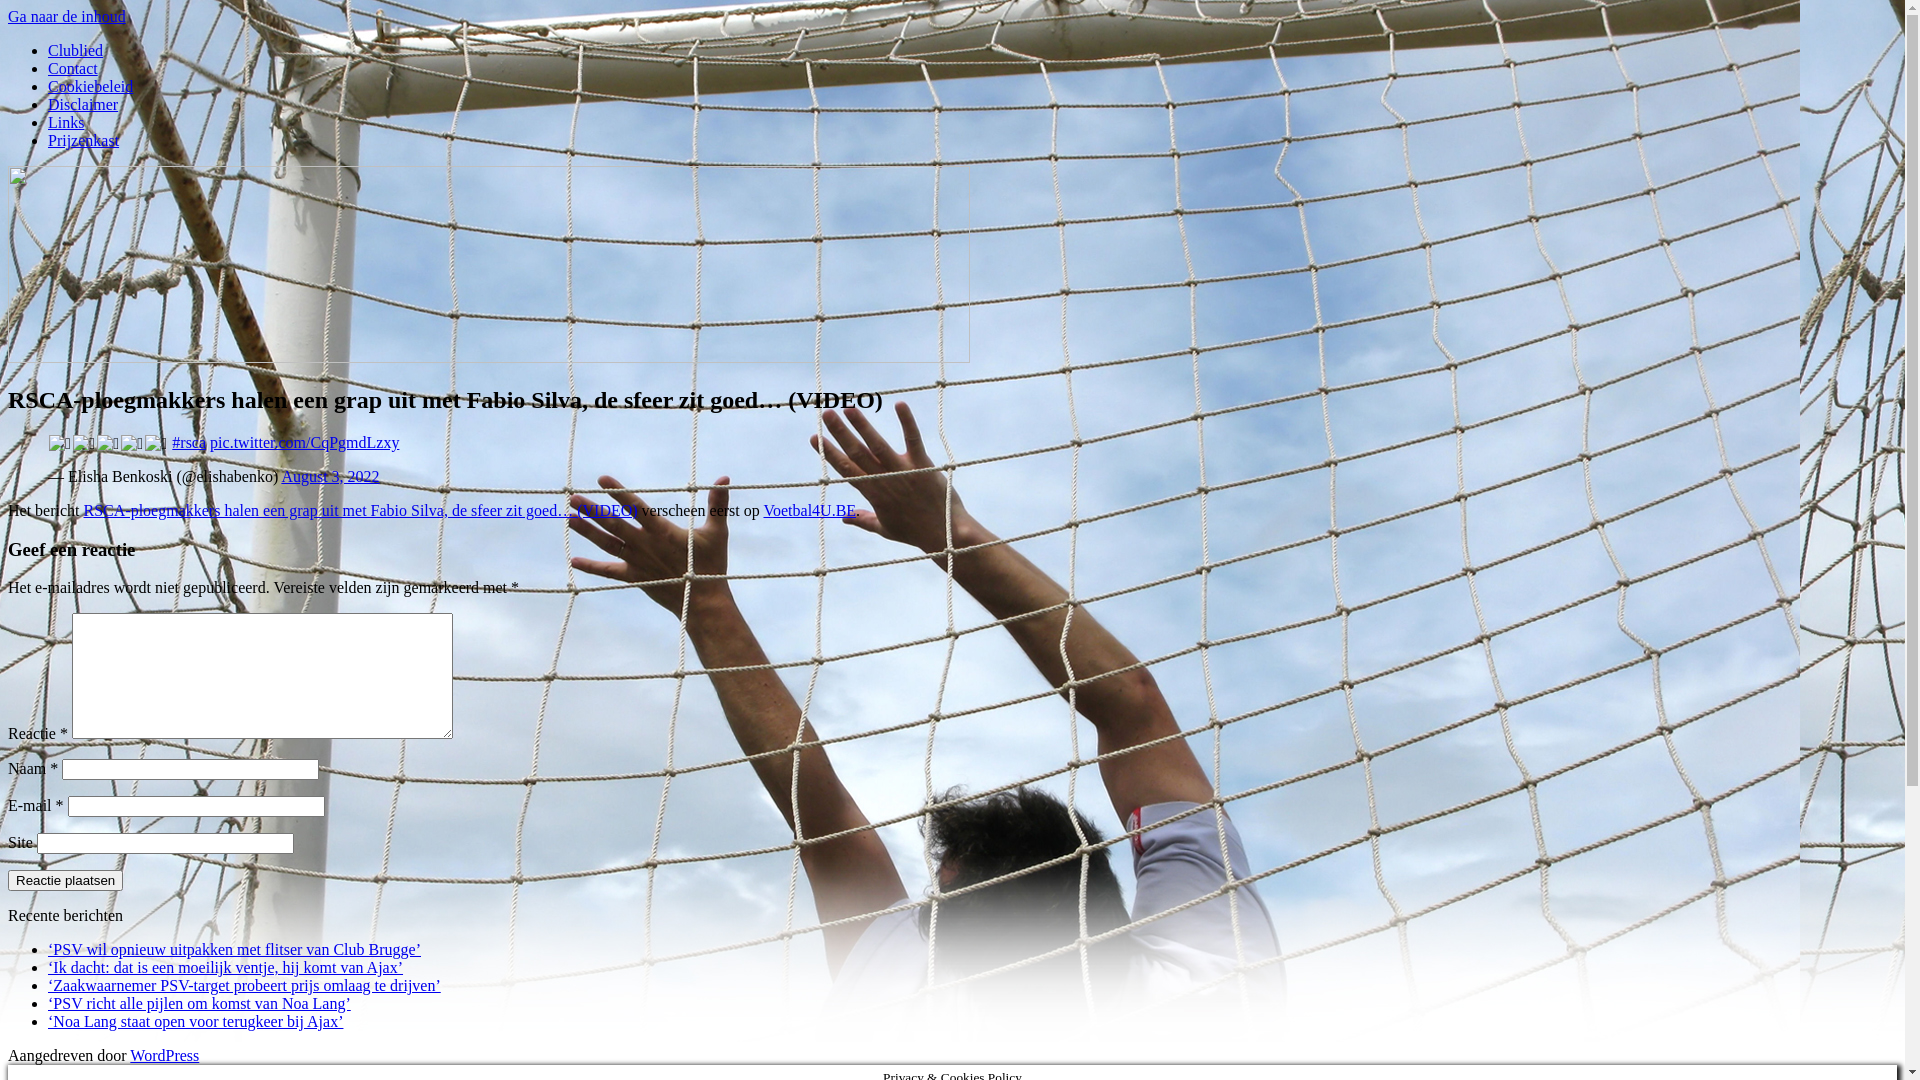 The width and height of the screenshot is (1920, 1080). Describe the element at coordinates (75, 49) in the screenshot. I see `'Clublied'` at that location.